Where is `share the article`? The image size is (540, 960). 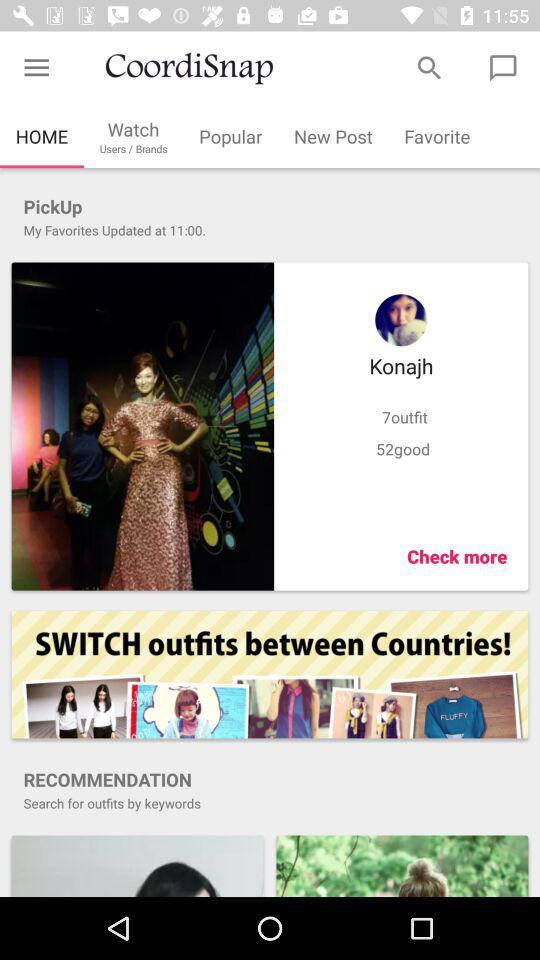
share the article is located at coordinates (136, 864).